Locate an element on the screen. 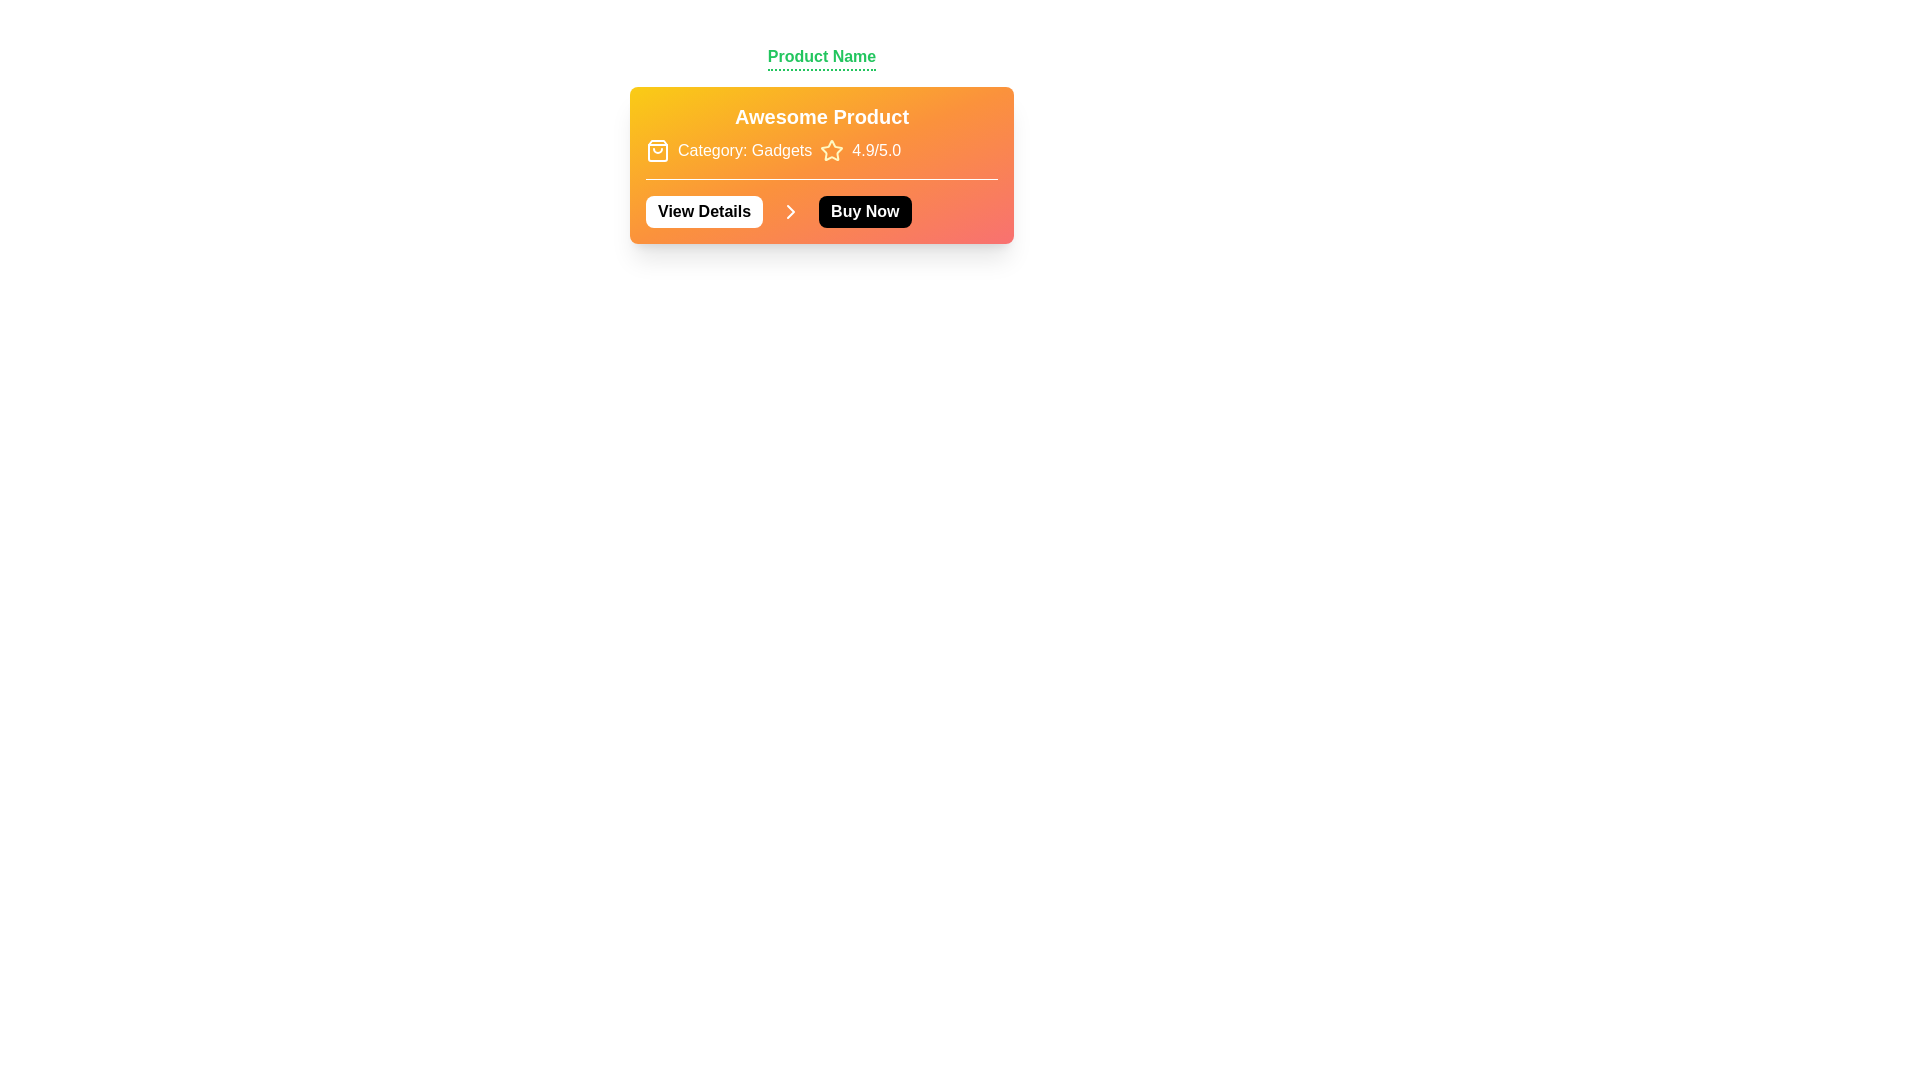 This screenshot has width=1920, height=1080. the chevron arrow SVG graphic element located under the 'Awesome Product' text, positioned between the 'View Details' and 'Buy Now' buttons is located at coordinates (790, 212).